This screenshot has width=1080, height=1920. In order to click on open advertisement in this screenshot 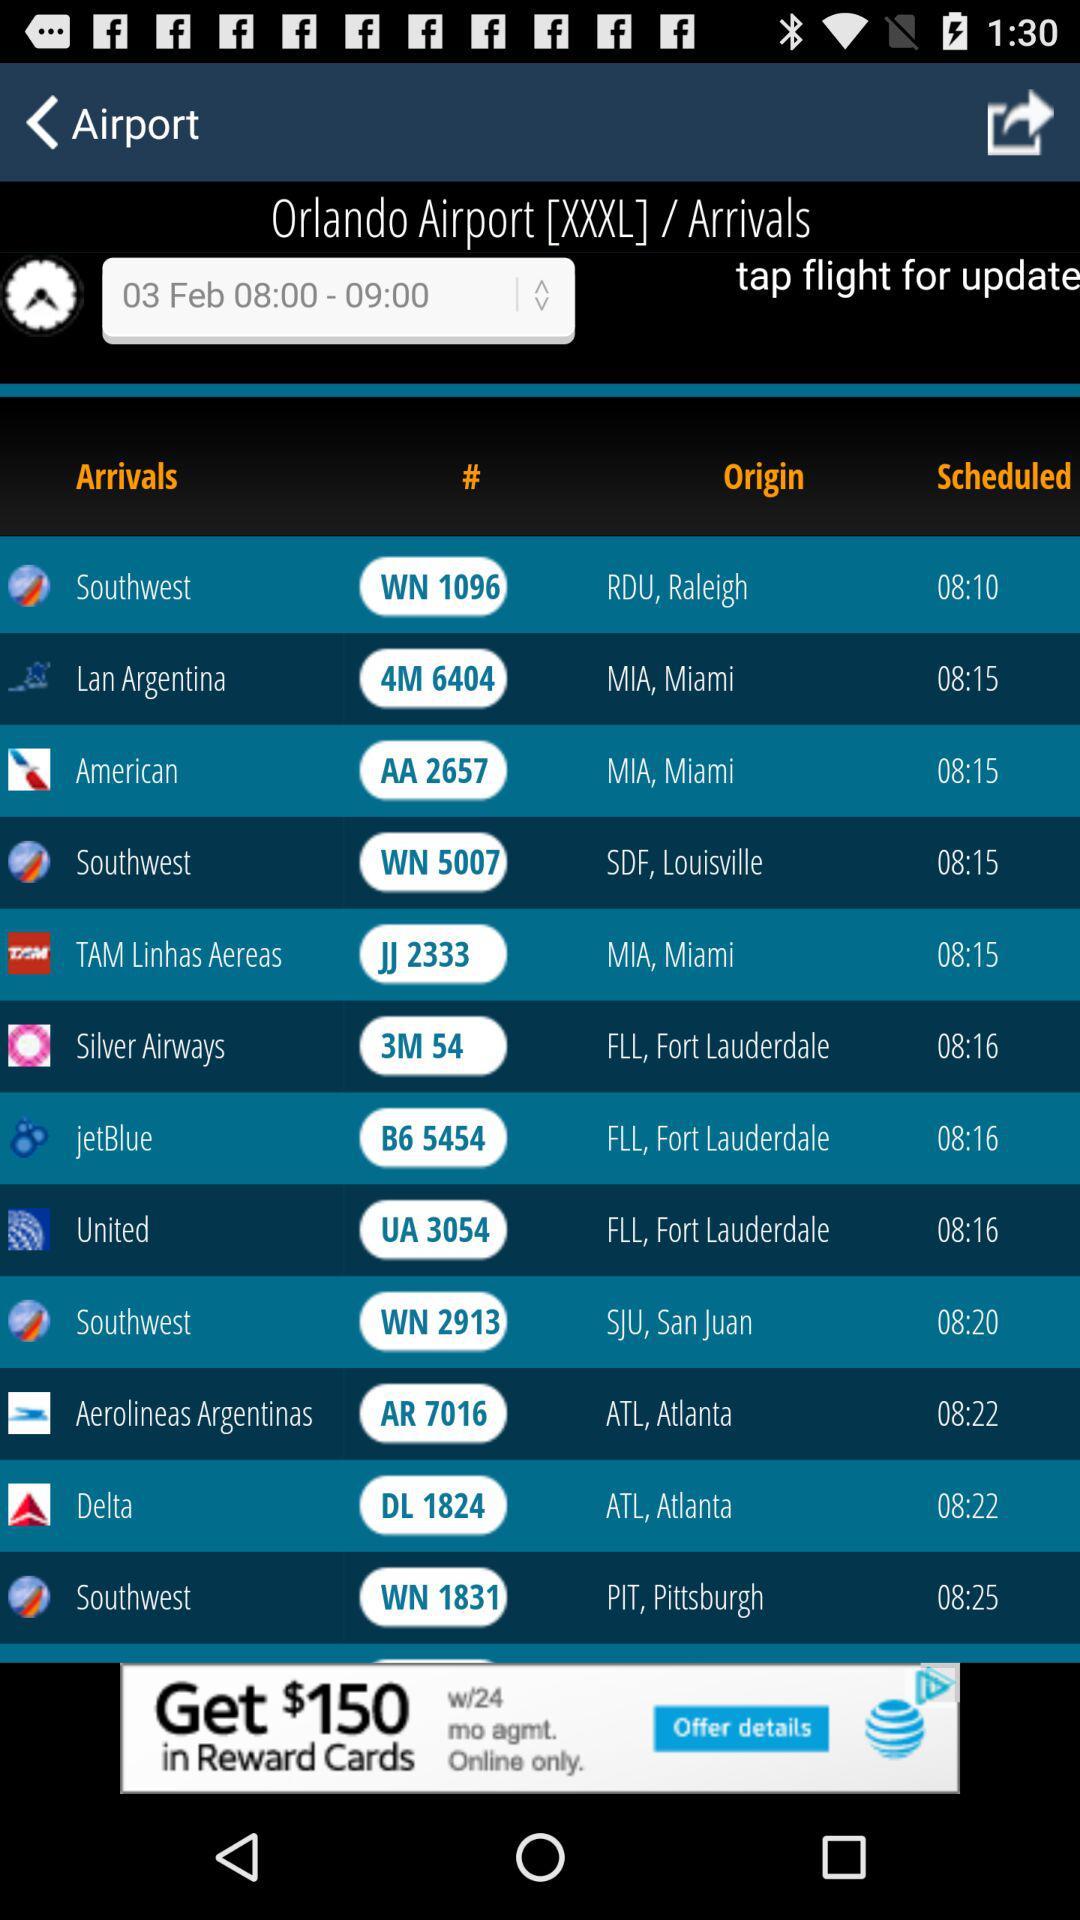, I will do `click(540, 1727)`.